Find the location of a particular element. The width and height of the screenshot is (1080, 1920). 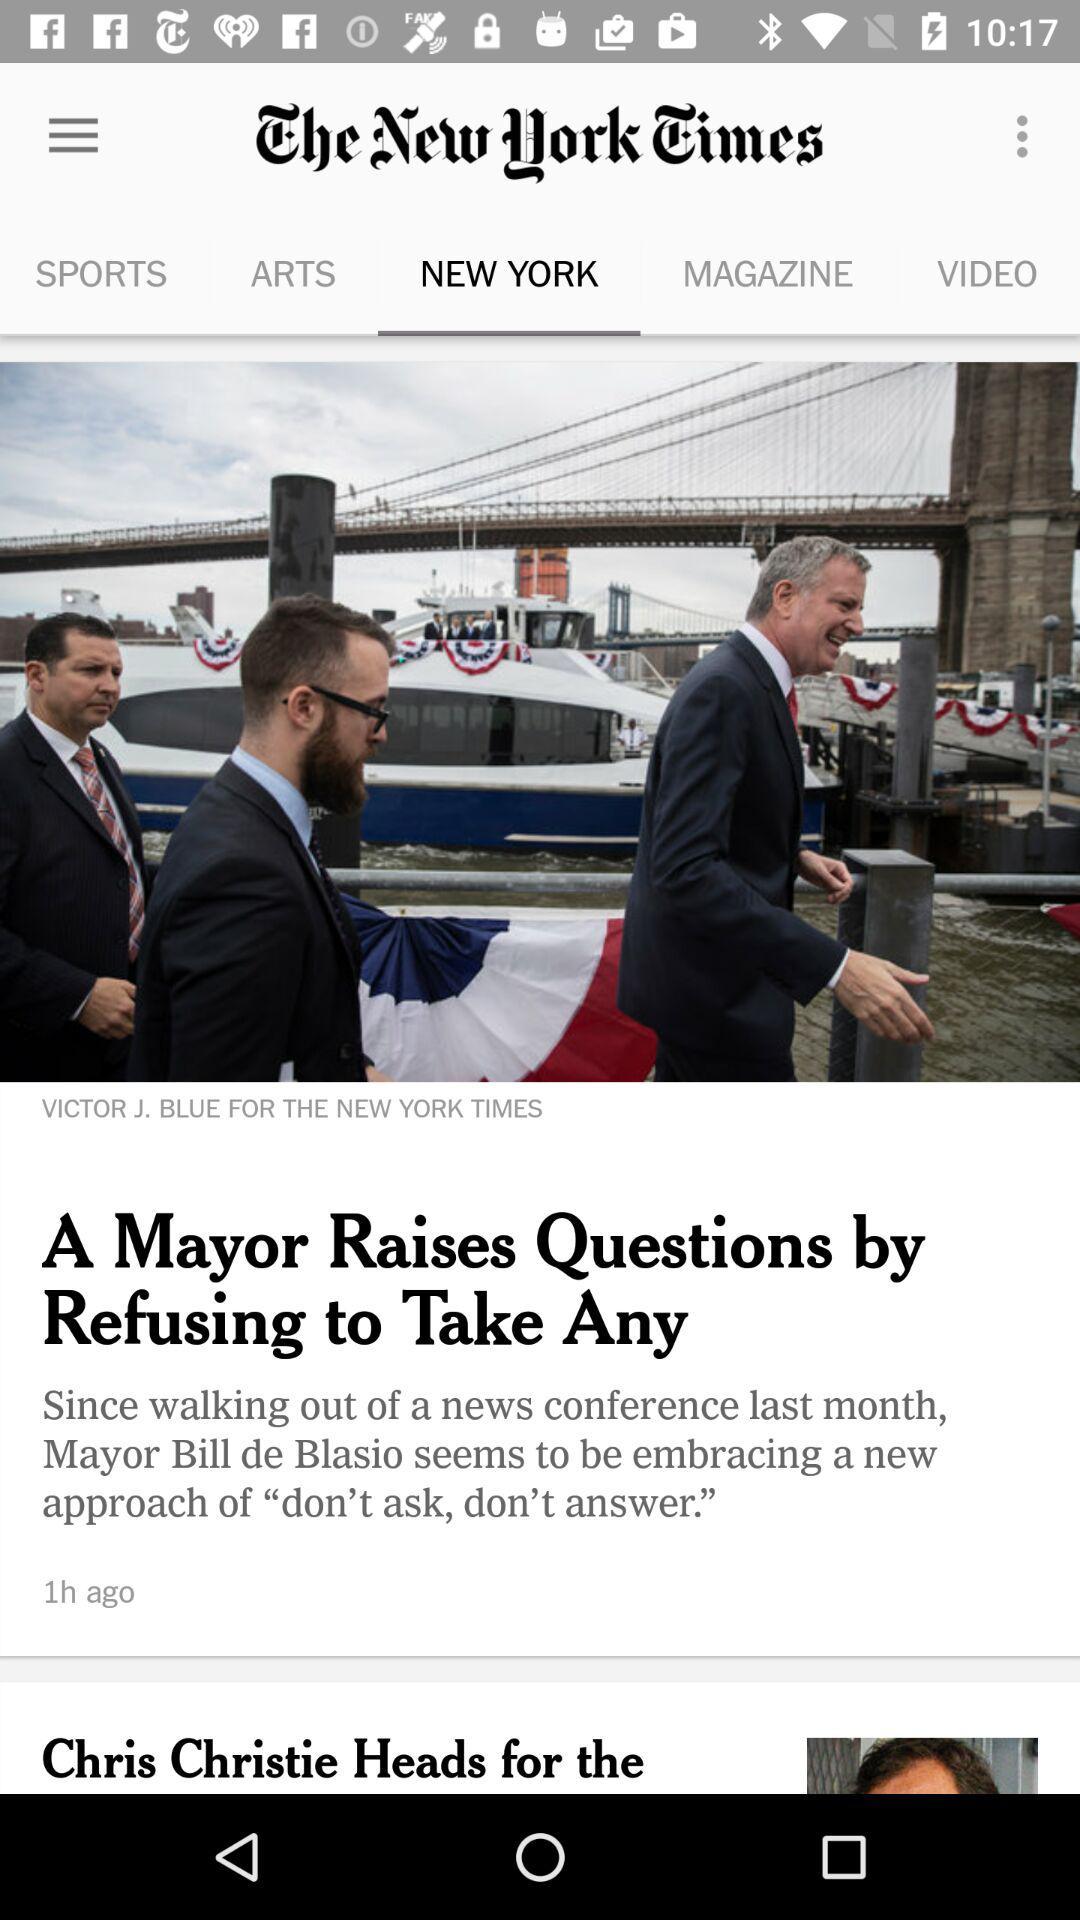

the video icon is located at coordinates (986, 272).